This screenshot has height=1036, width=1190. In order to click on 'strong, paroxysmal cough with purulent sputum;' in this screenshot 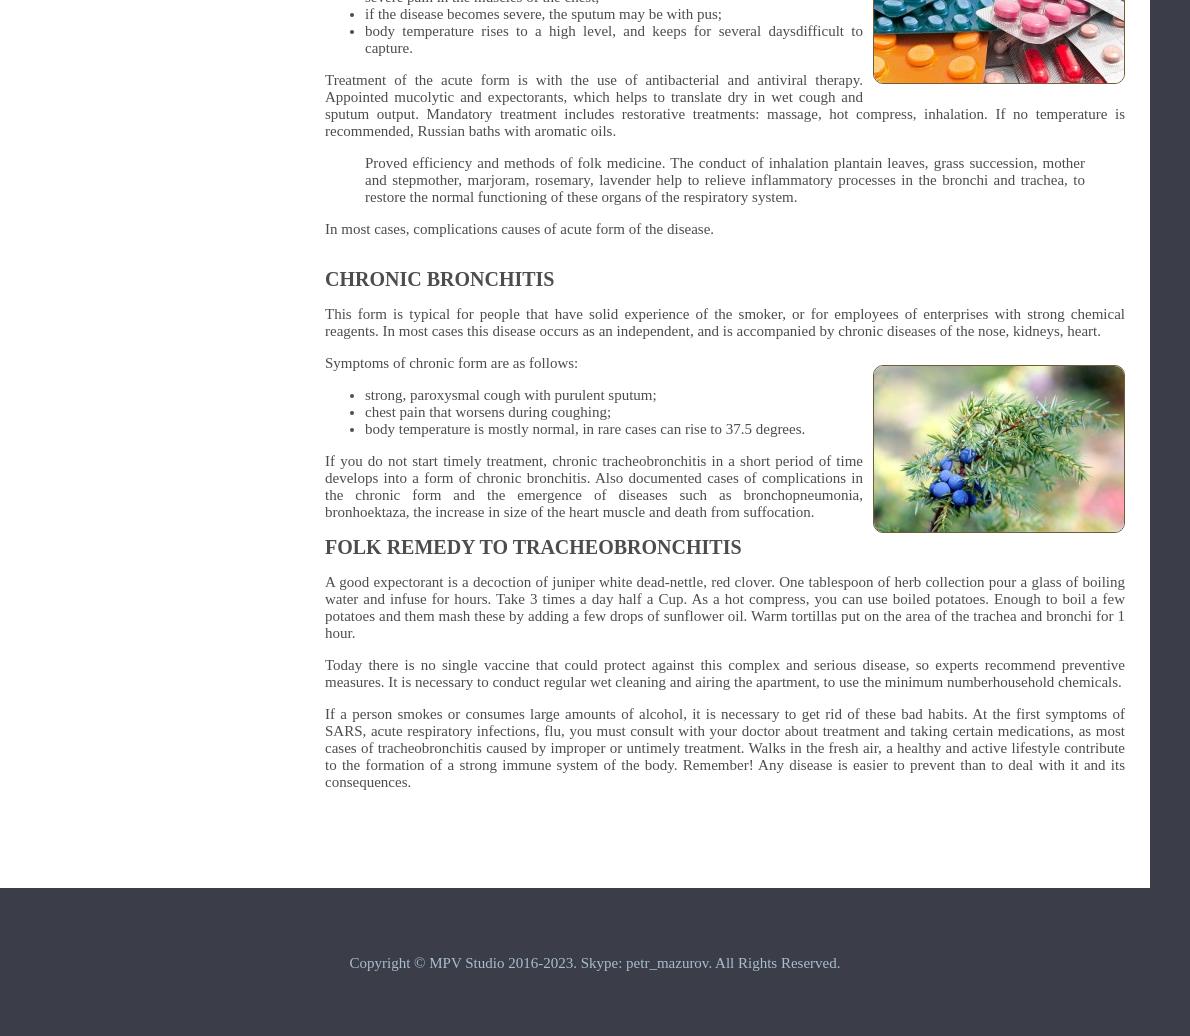, I will do `click(510, 395)`.